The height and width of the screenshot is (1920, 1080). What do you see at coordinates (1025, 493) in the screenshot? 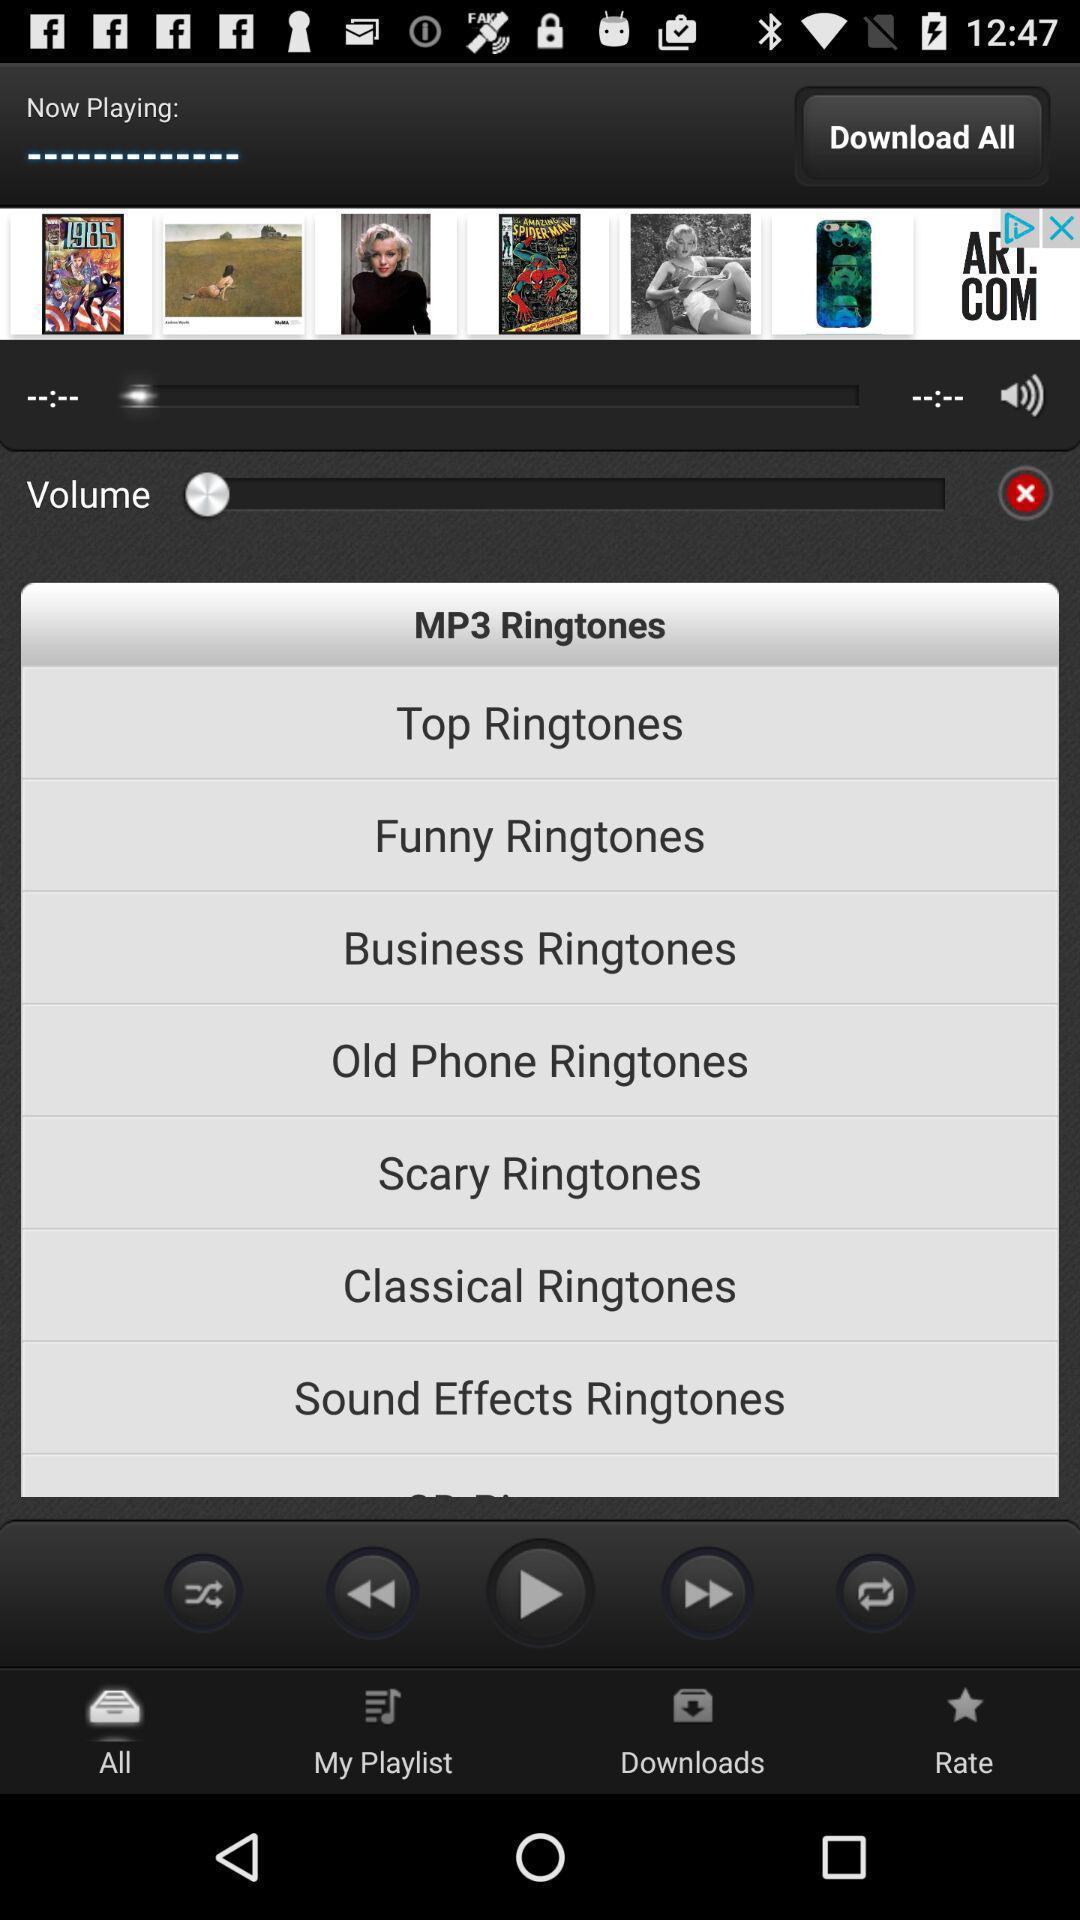
I see `cancel button` at bounding box center [1025, 493].